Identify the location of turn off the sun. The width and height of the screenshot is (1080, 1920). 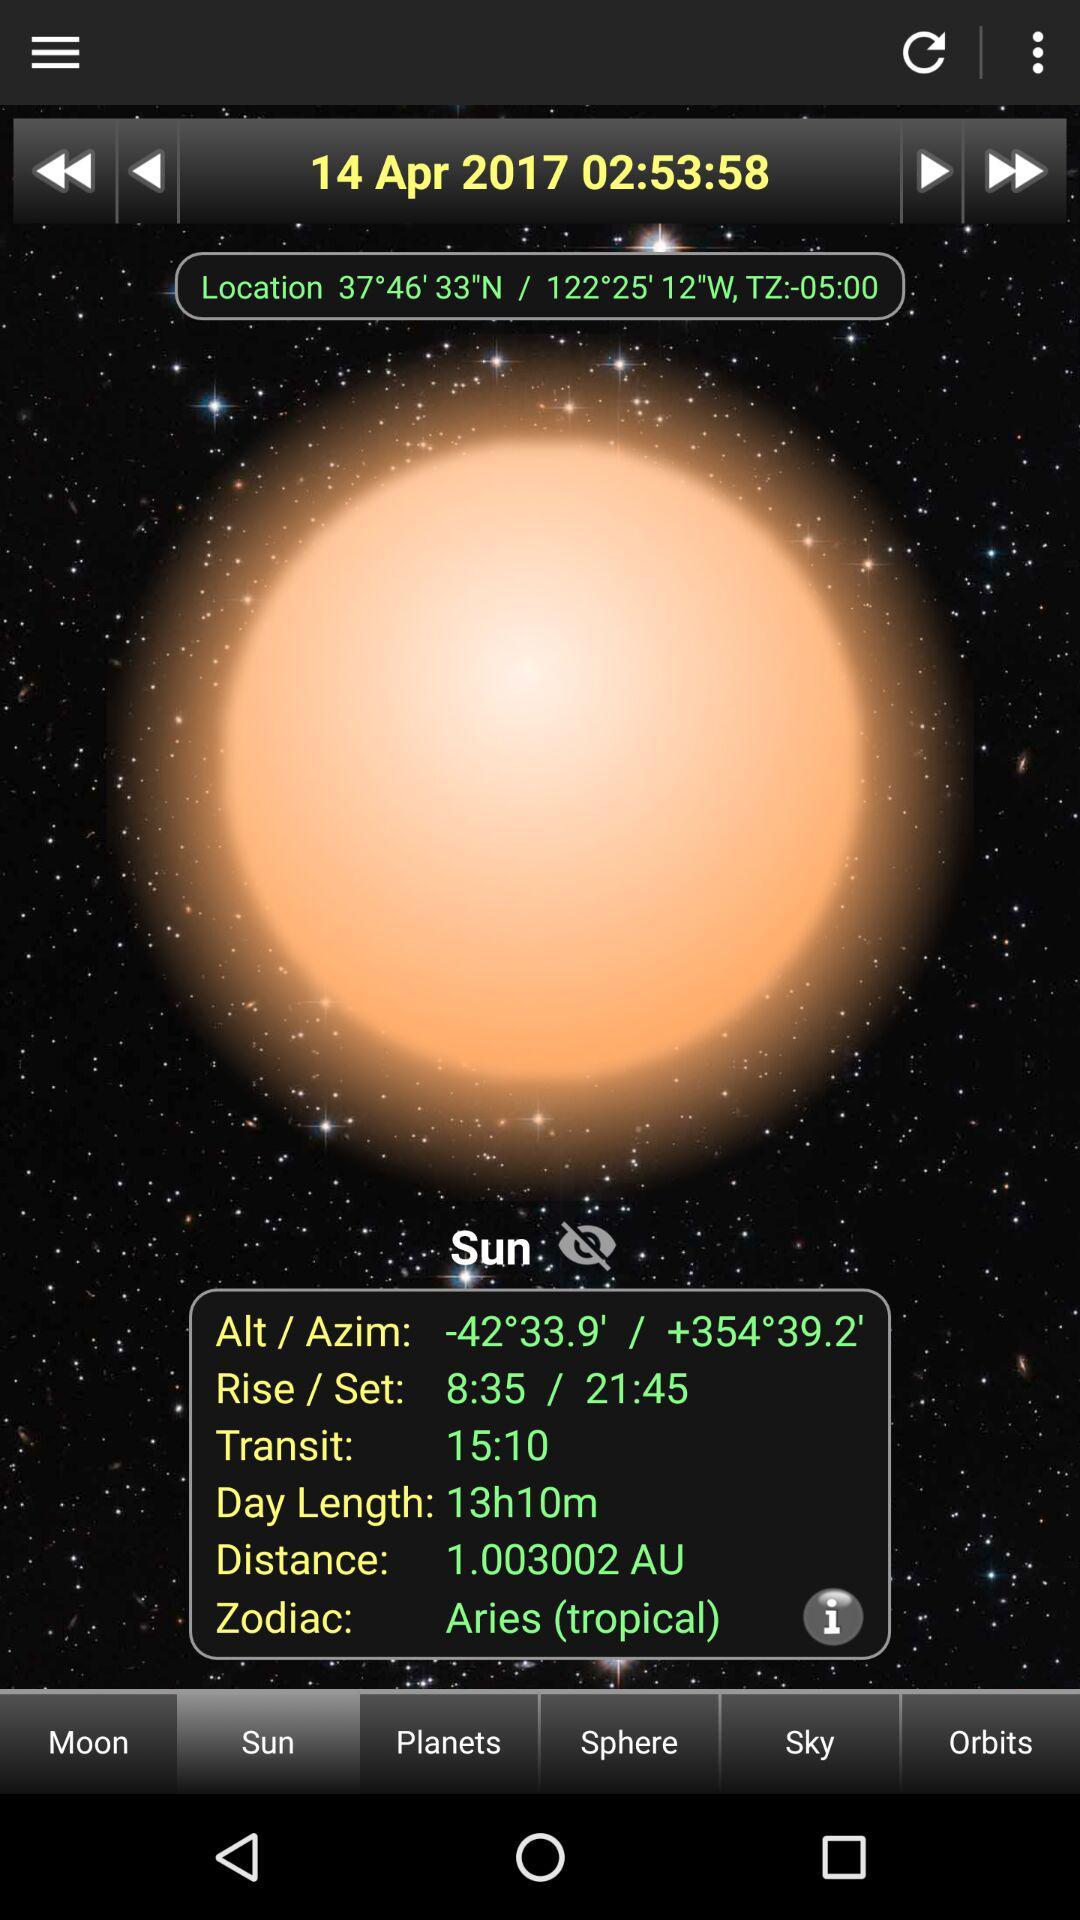
(586, 1243).